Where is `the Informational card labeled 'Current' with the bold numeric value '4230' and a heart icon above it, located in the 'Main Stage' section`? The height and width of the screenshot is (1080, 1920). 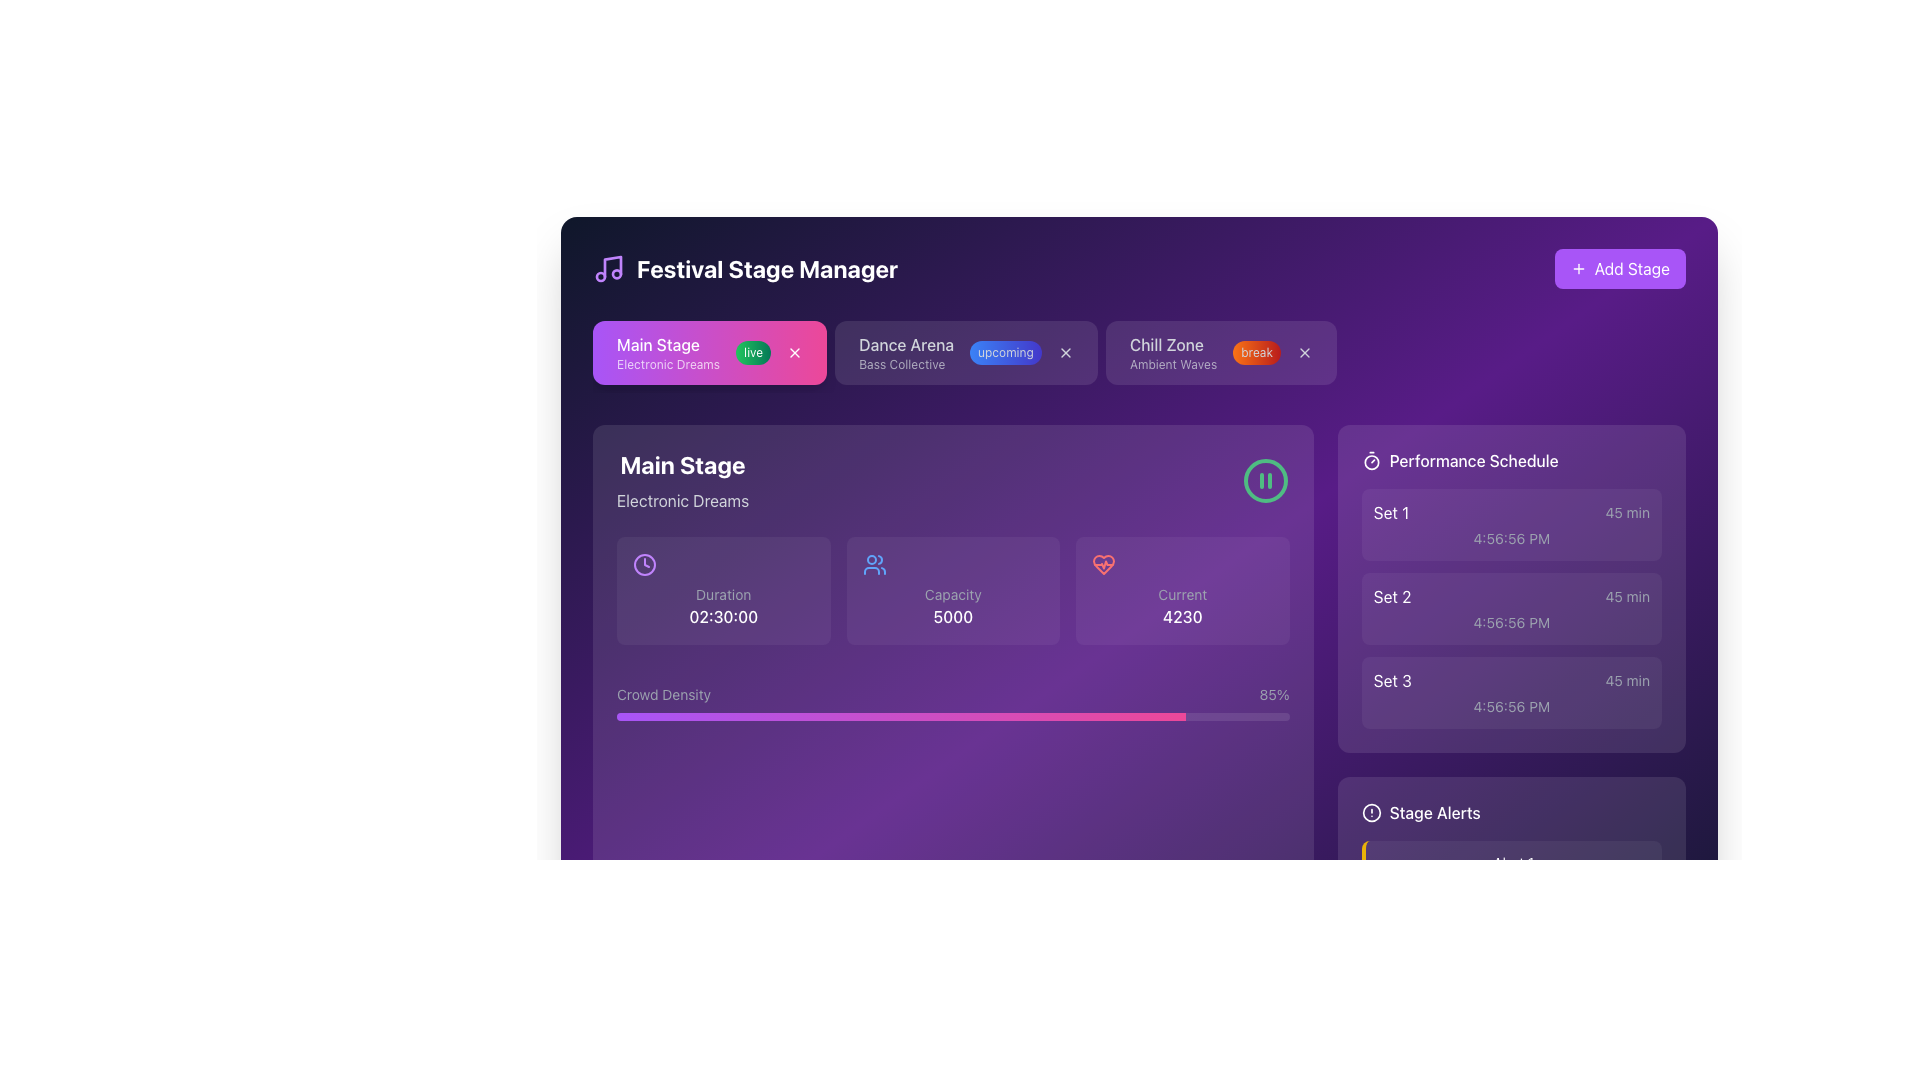 the Informational card labeled 'Current' with the bold numeric value '4230' and a heart icon above it, located in the 'Main Stage' section is located at coordinates (1182, 589).